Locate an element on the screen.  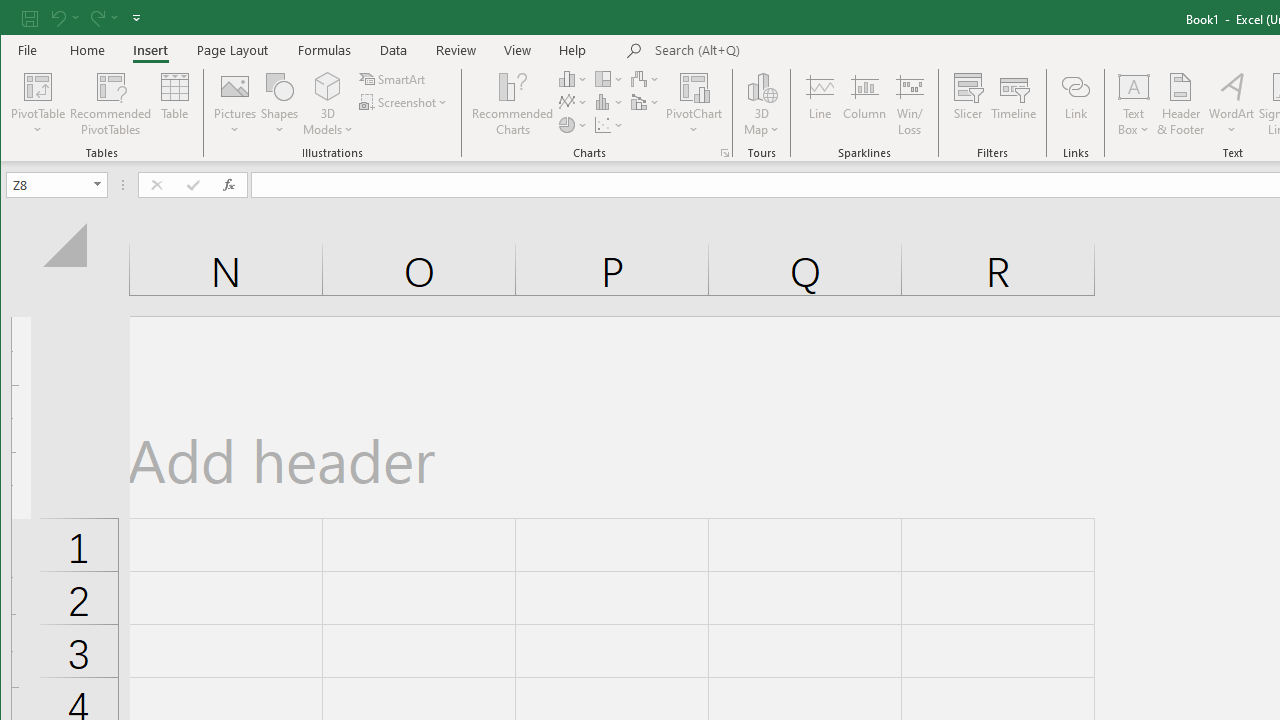
'Timeline' is located at coordinates (1014, 104).